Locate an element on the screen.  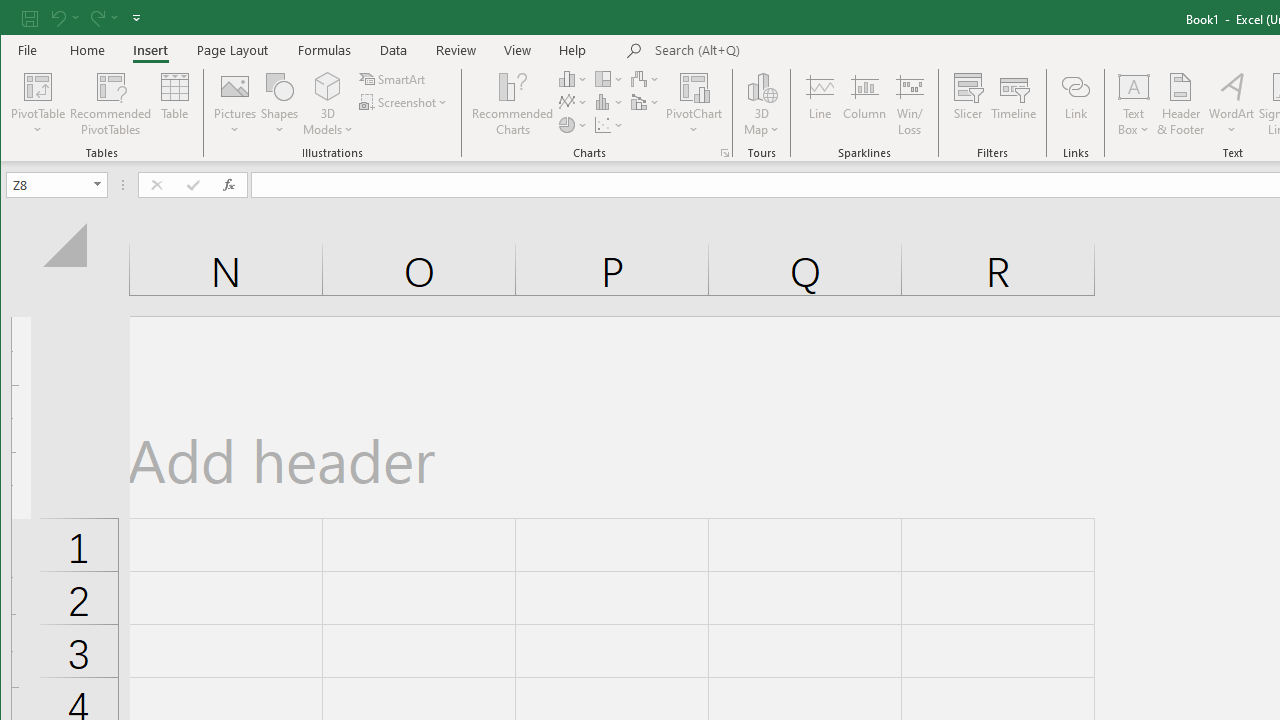
'Timeline' is located at coordinates (1014, 104).